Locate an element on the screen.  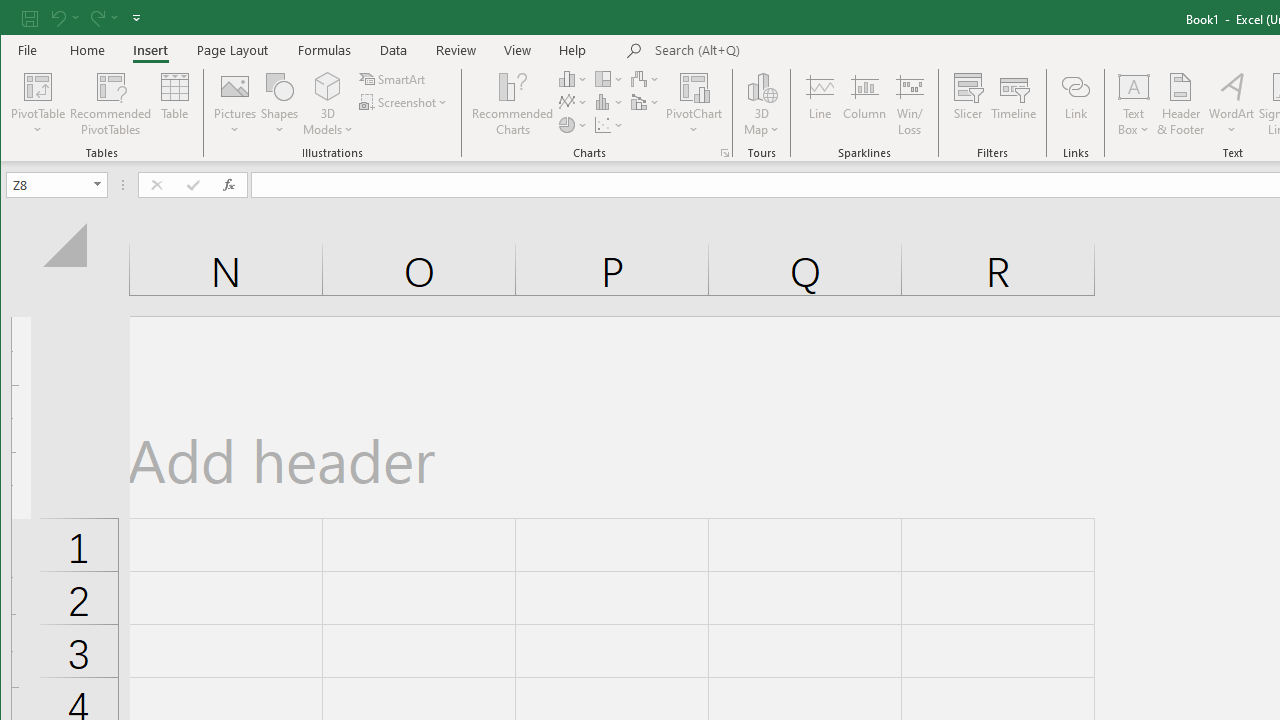
'Timeline' is located at coordinates (1014, 104).